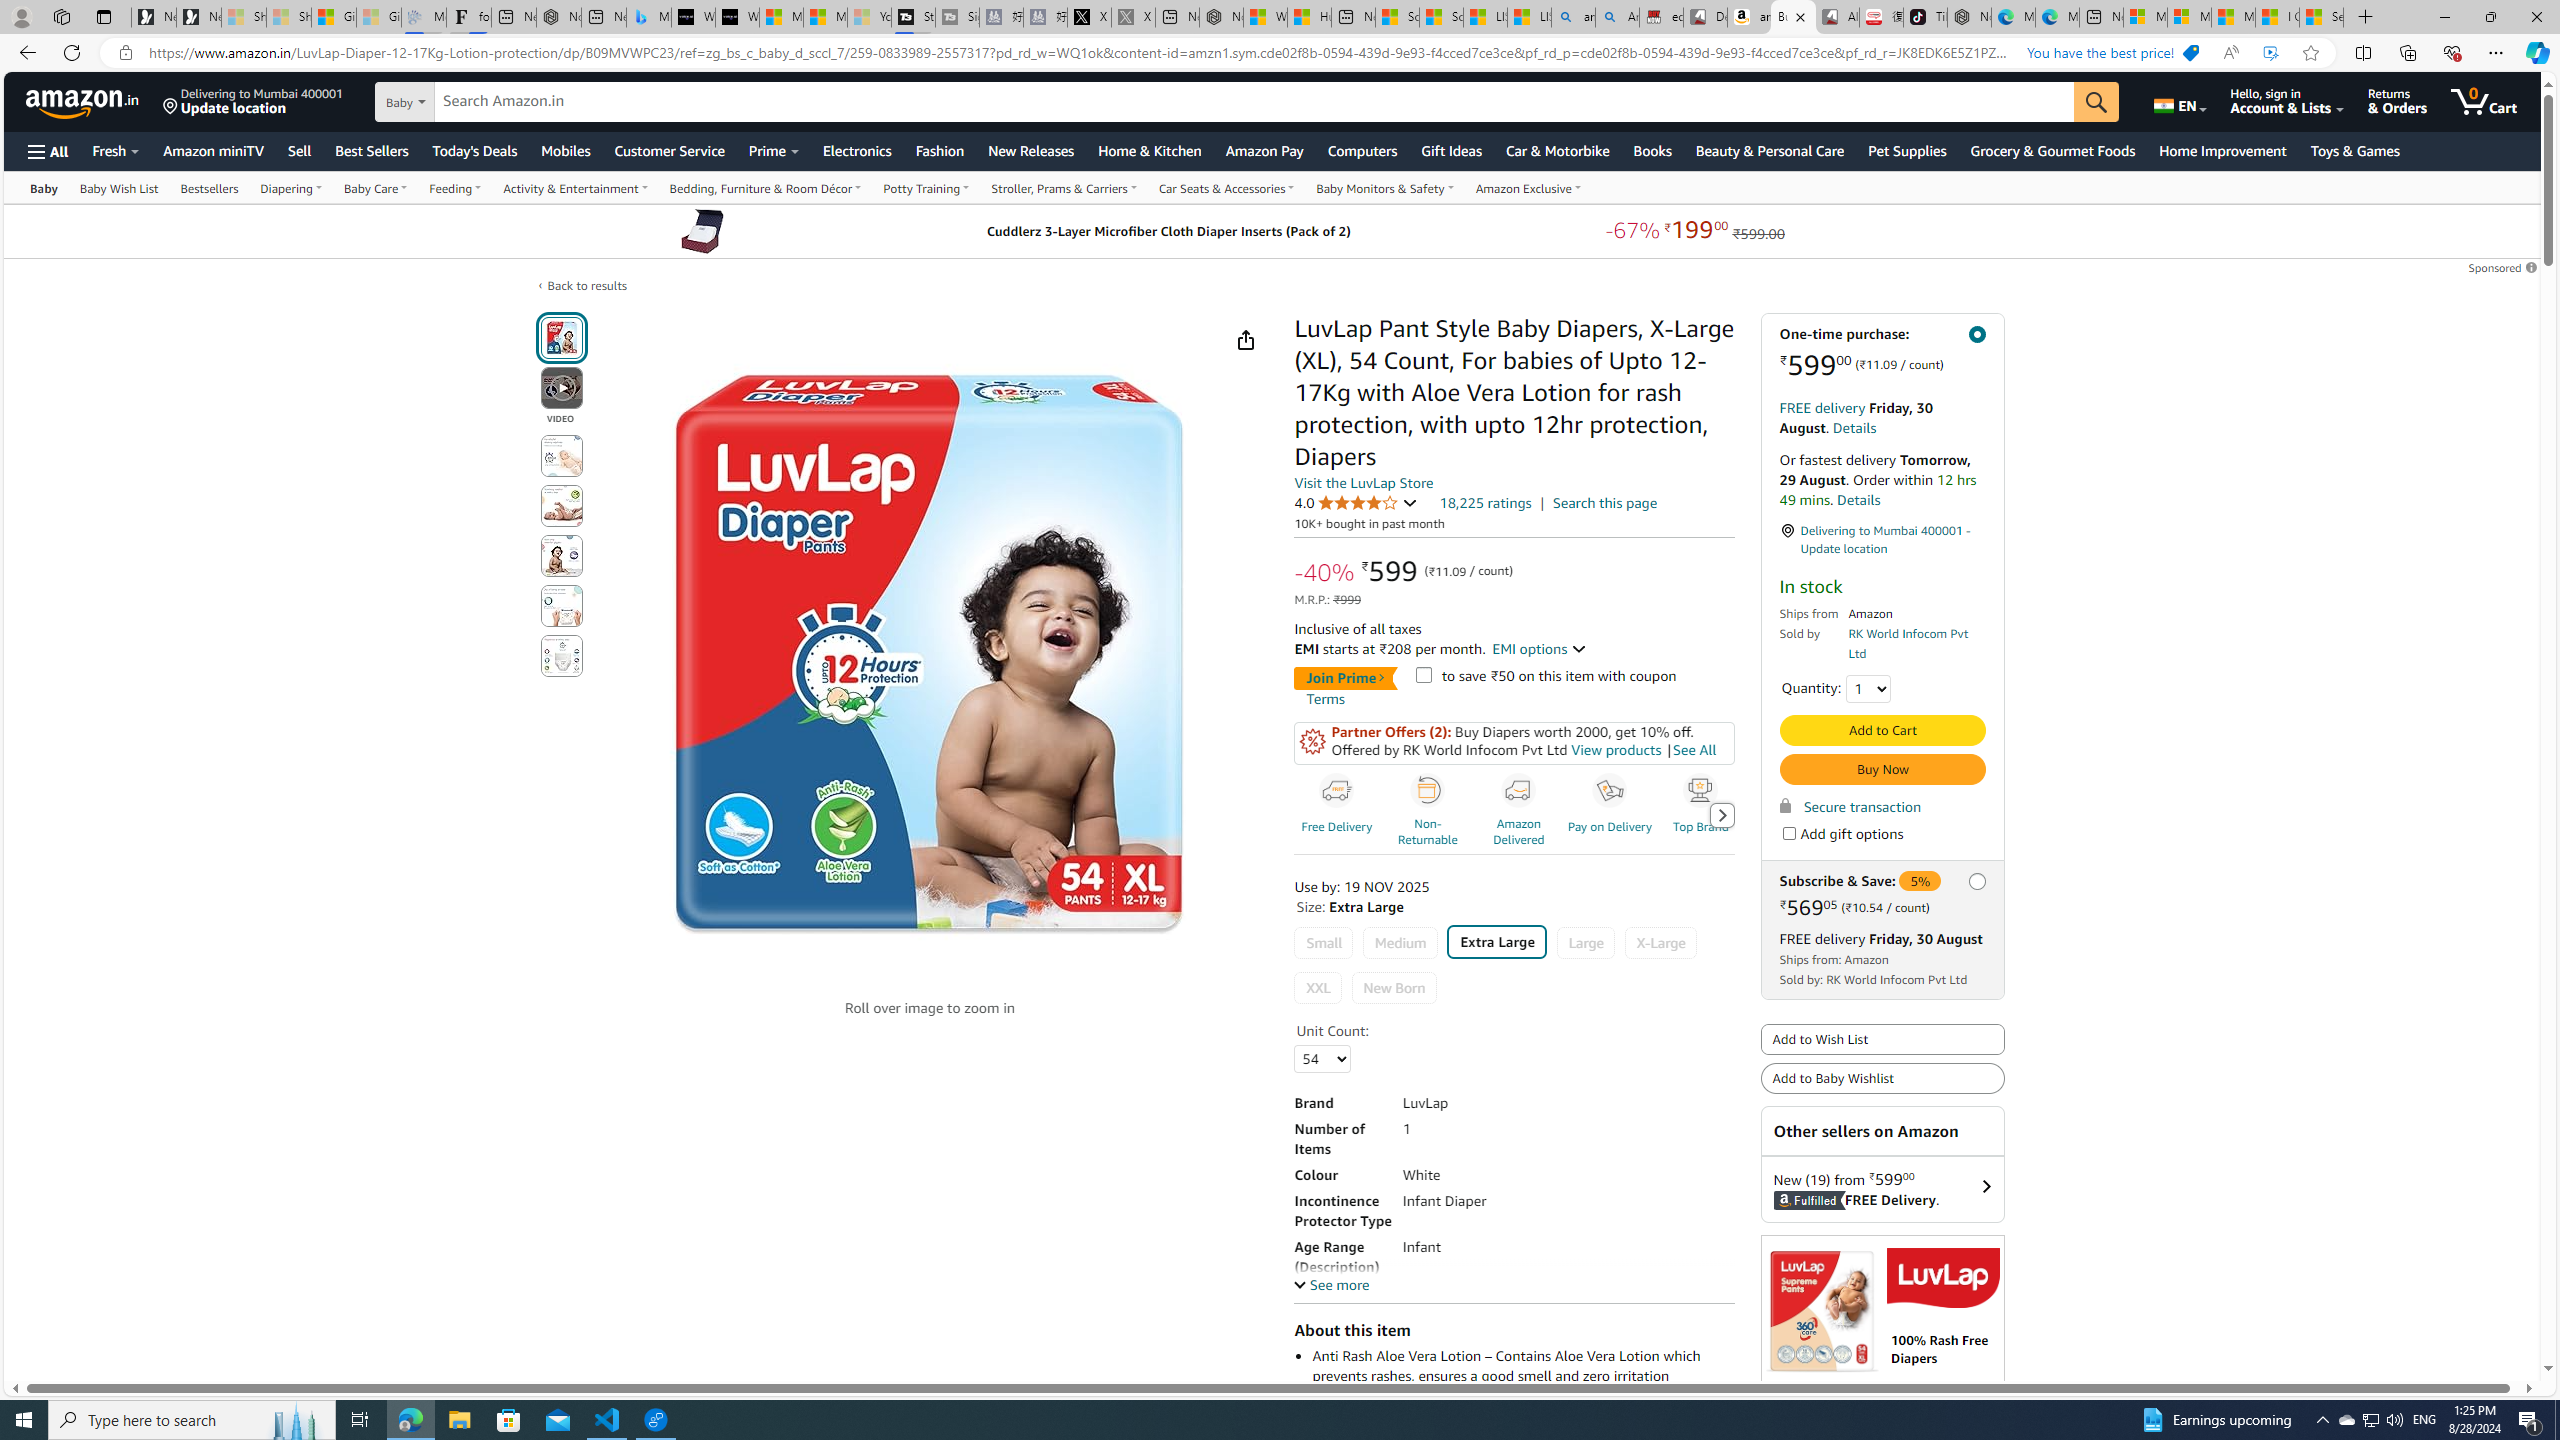 The height and width of the screenshot is (1440, 2560). Describe the element at coordinates (1220, 16) in the screenshot. I see `'Nordace - My Account'` at that location.